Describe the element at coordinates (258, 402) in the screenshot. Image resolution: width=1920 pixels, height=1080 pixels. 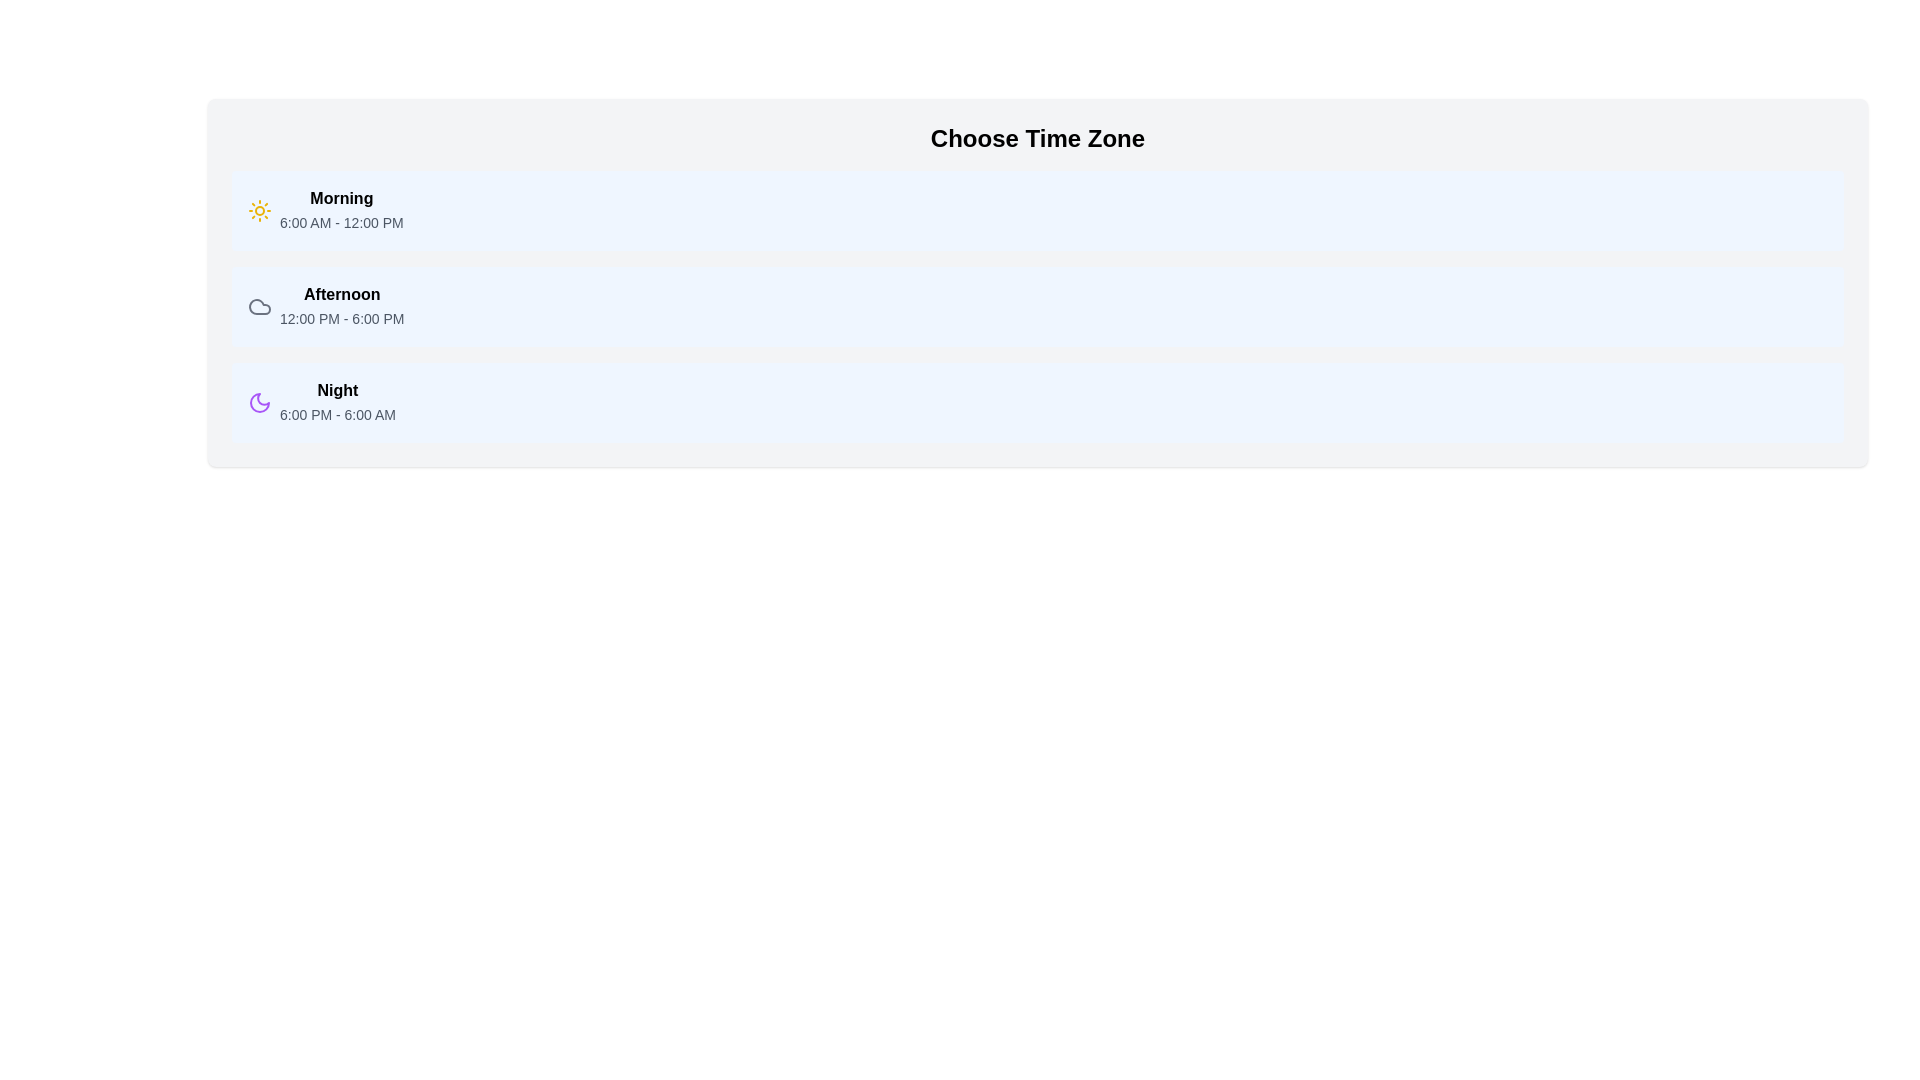
I see `the representation of the purple crescent moon icon located in the Night row of the time-of-day selection list, to the left of the 'Night' label and aligned with '6:00 PM - 6:00 AM'` at that location.